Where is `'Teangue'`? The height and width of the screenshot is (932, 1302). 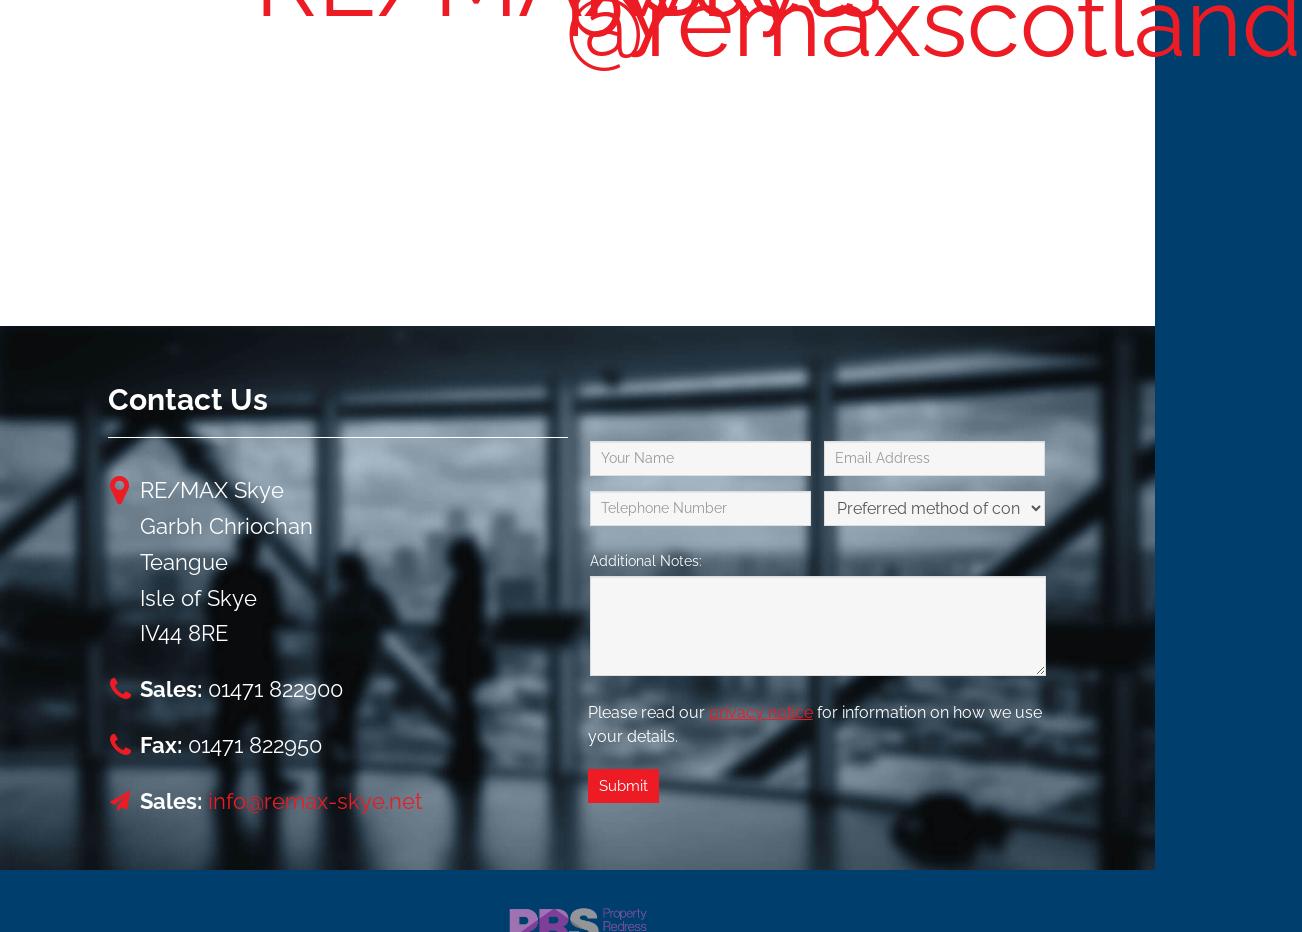
'Teangue' is located at coordinates (183, 560).